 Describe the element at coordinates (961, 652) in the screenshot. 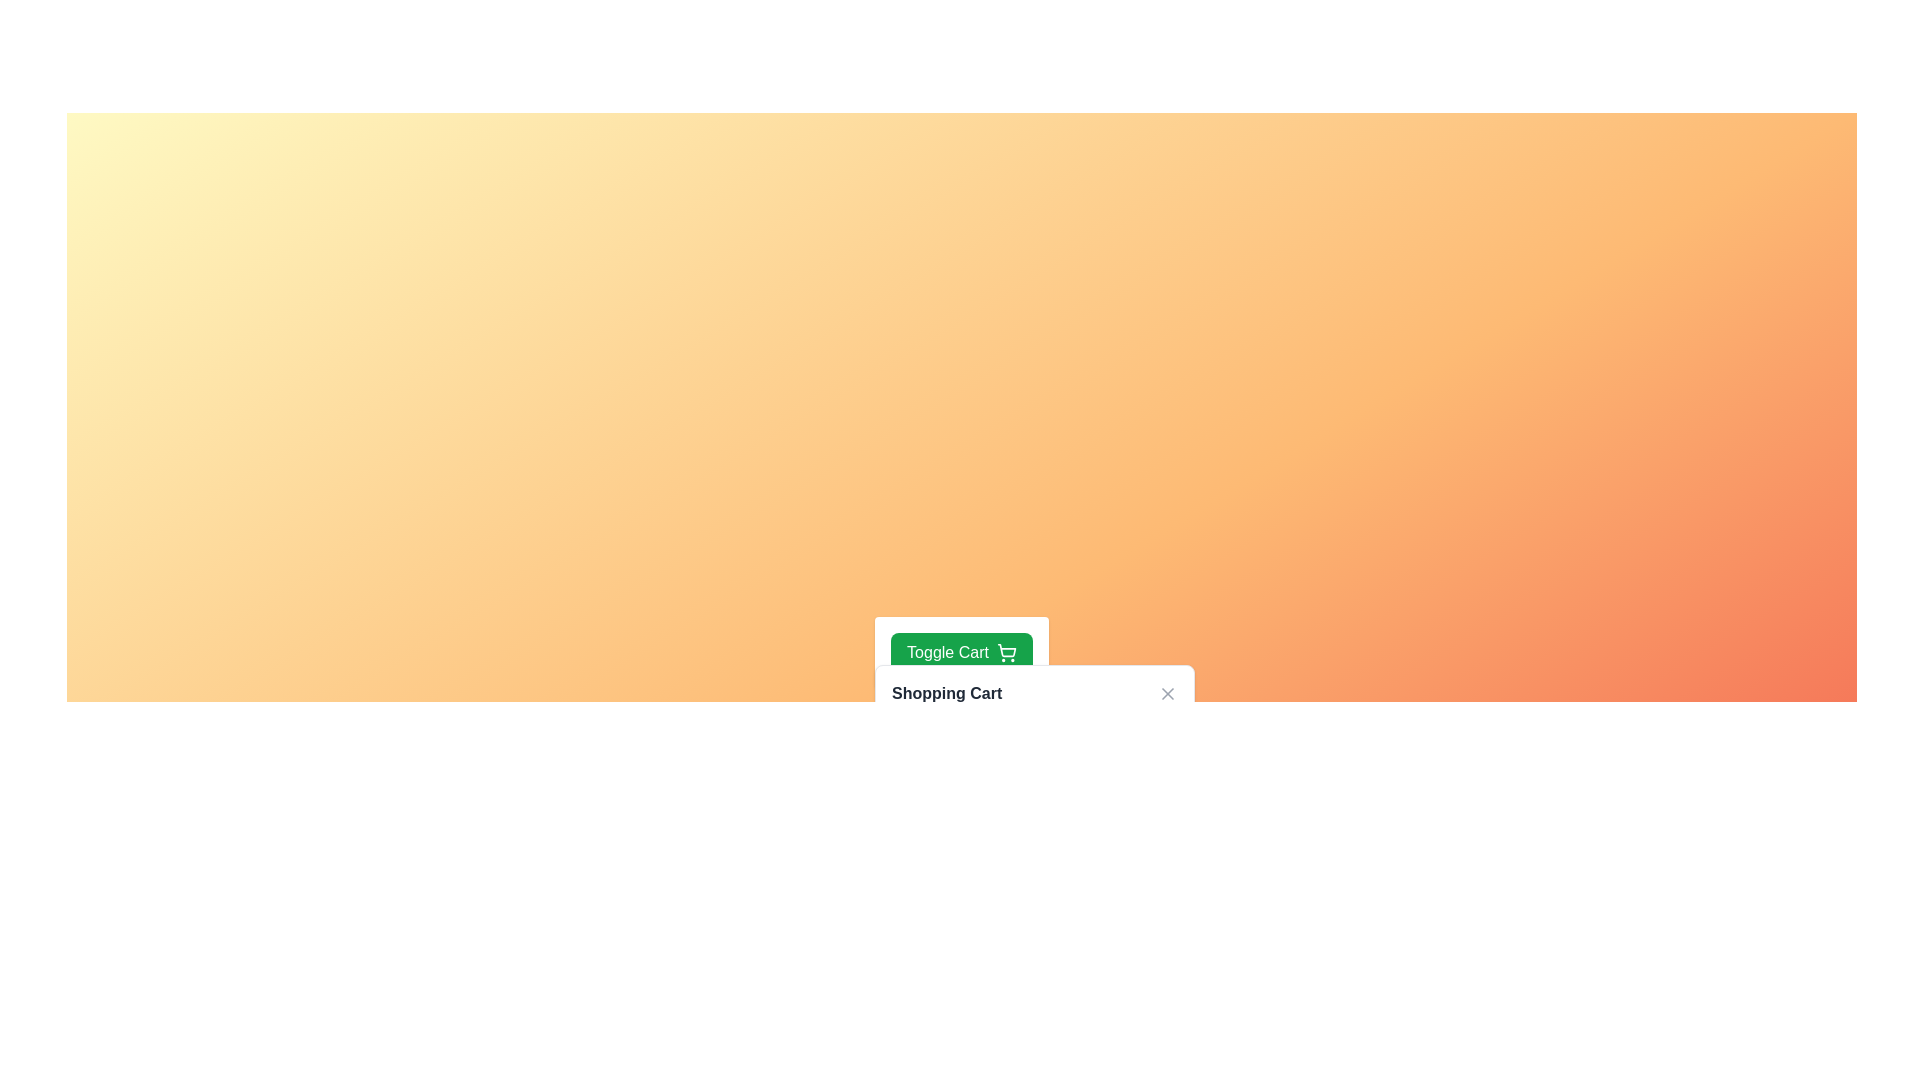

I see `the 'Toggle Cart' button with a green background and white text to observe its hover effects` at that location.